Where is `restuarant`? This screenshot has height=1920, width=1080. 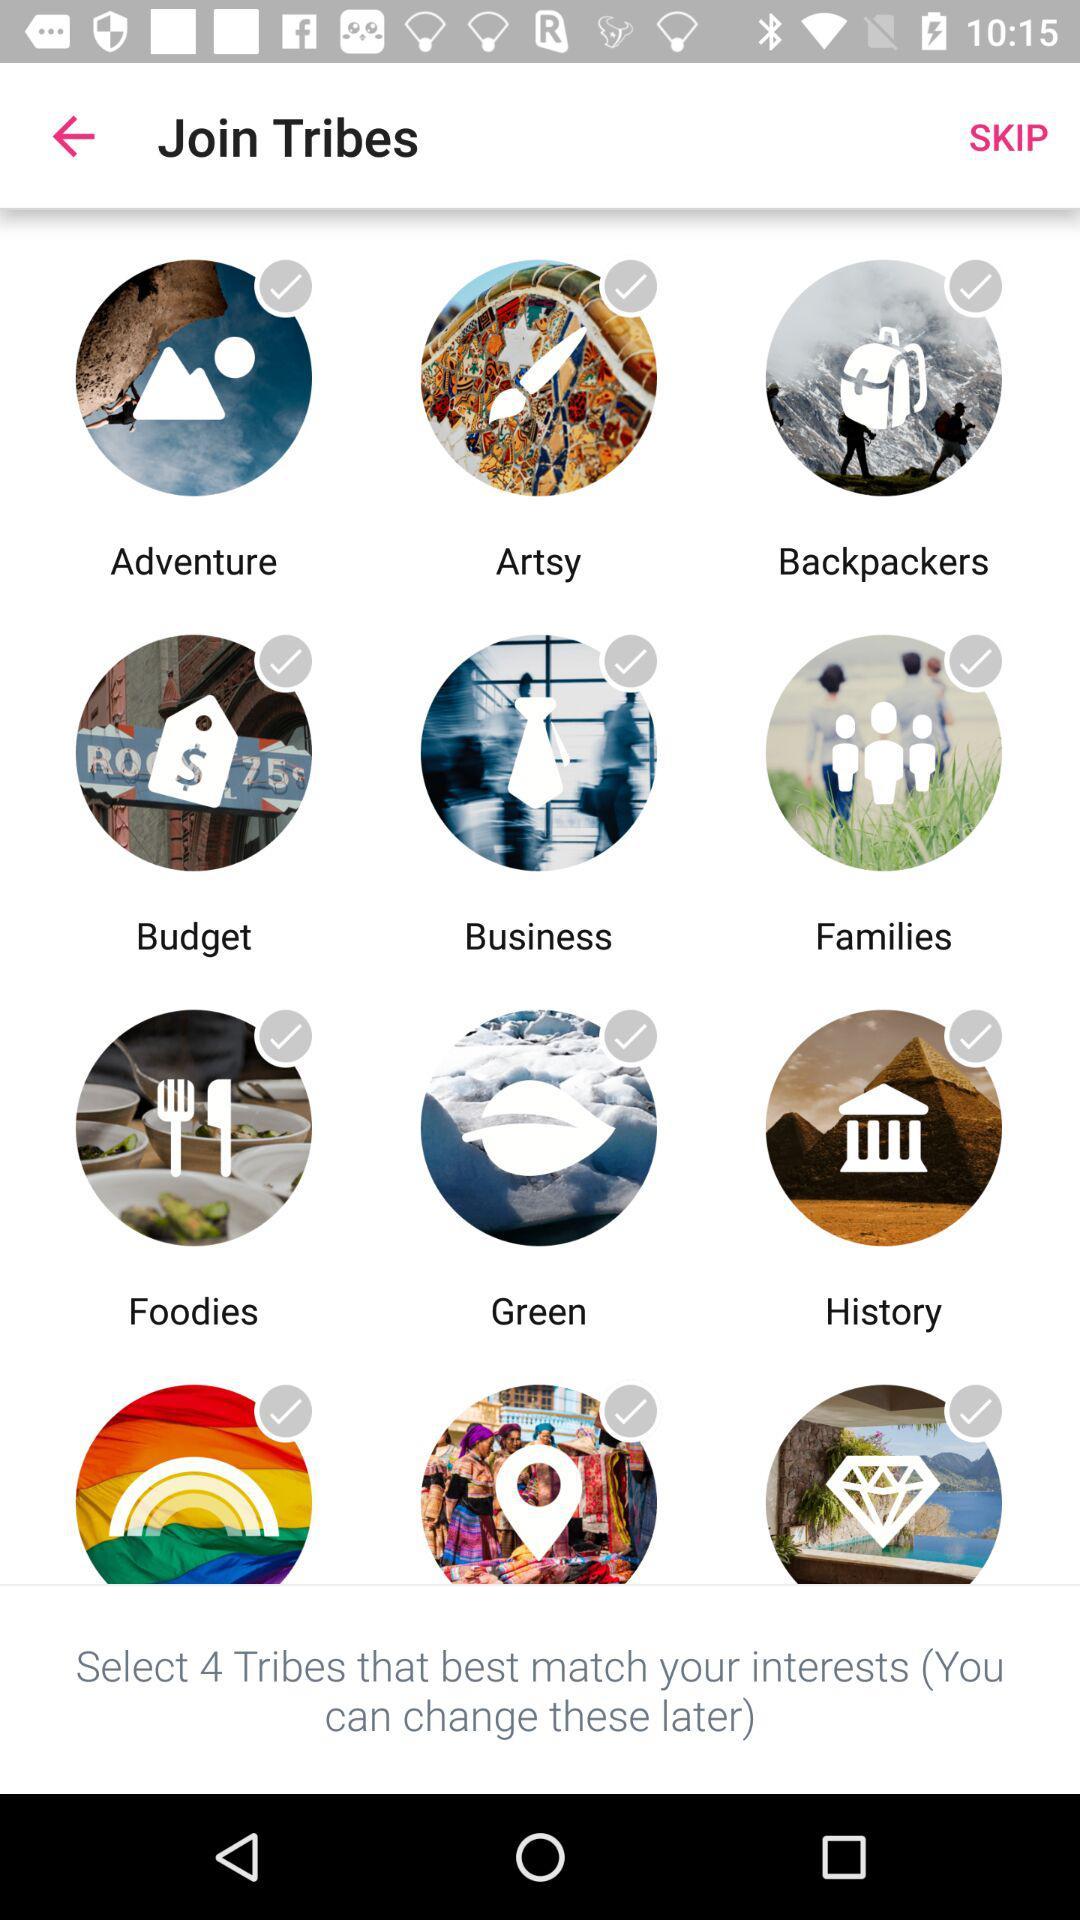 restuarant is located at coordinates (193, 1122).